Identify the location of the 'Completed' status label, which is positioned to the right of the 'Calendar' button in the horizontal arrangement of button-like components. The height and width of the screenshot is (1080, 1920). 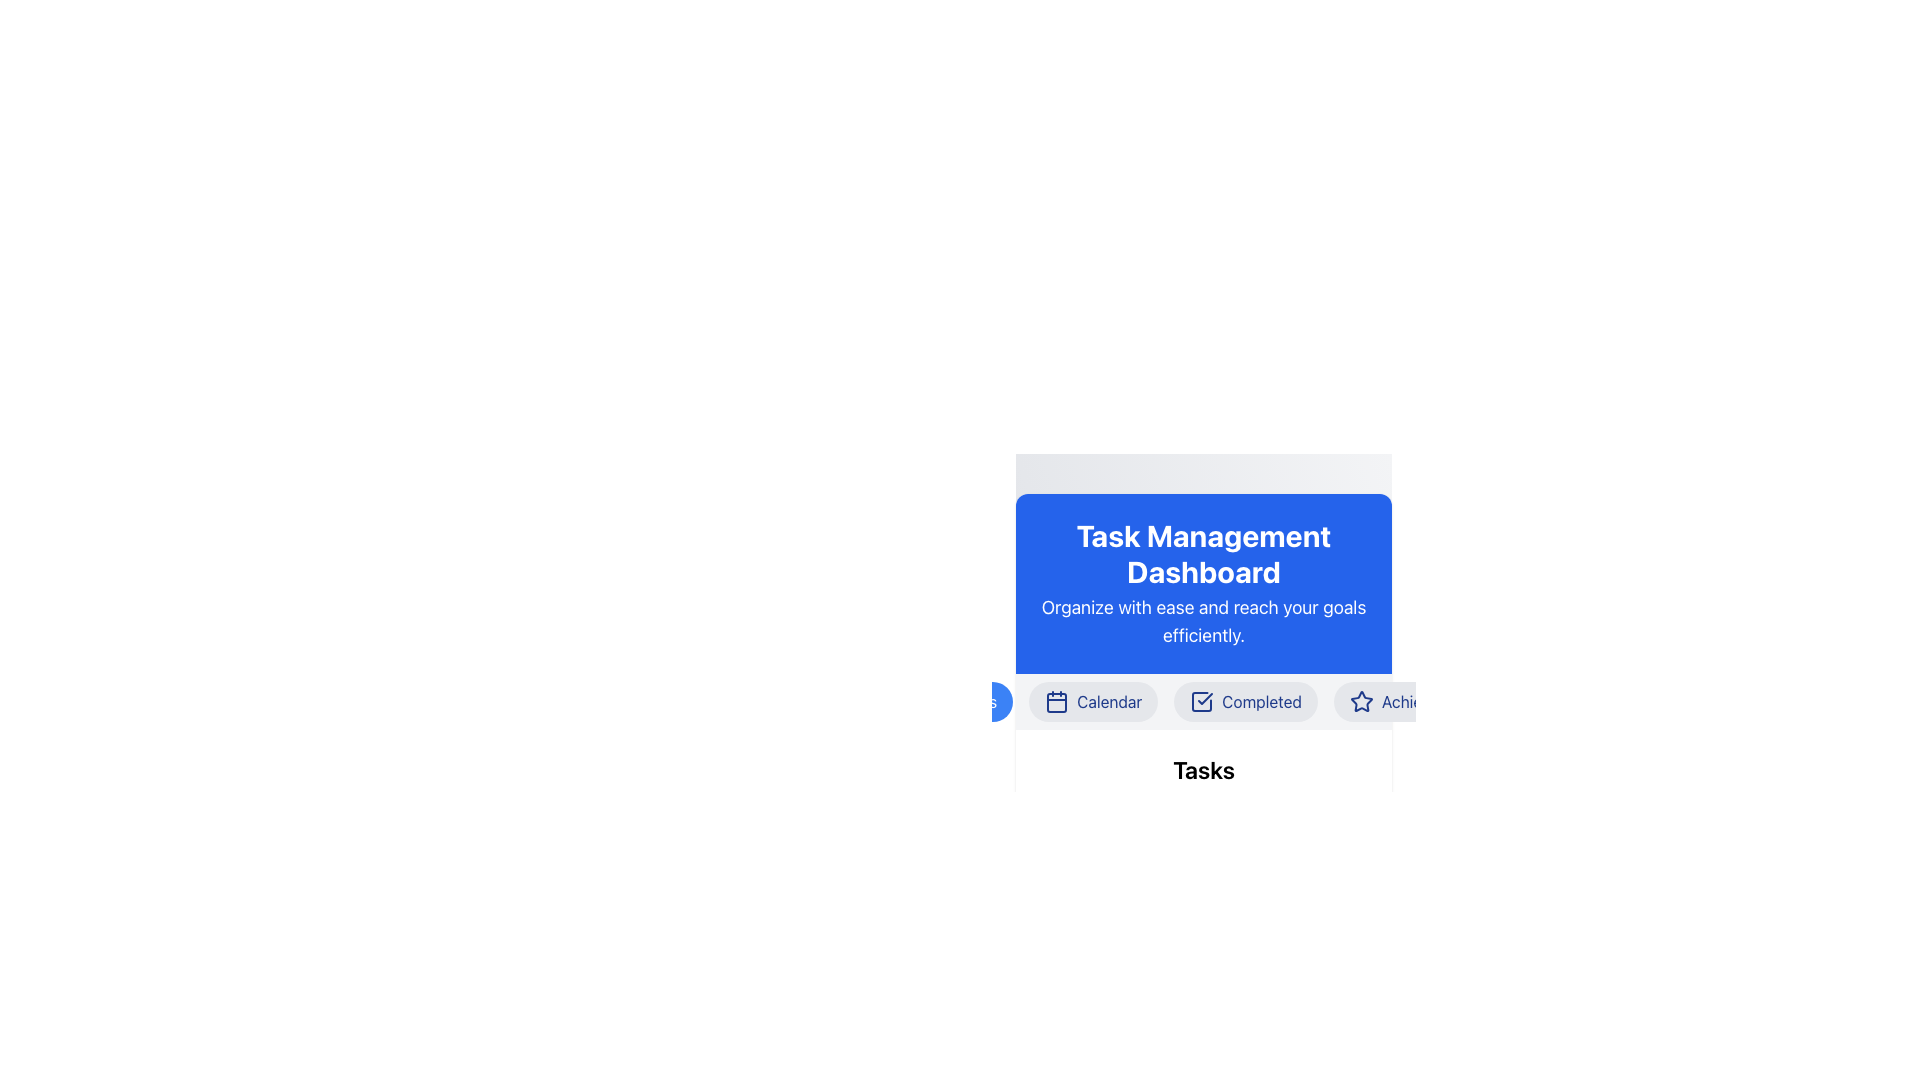
(1261, 701).